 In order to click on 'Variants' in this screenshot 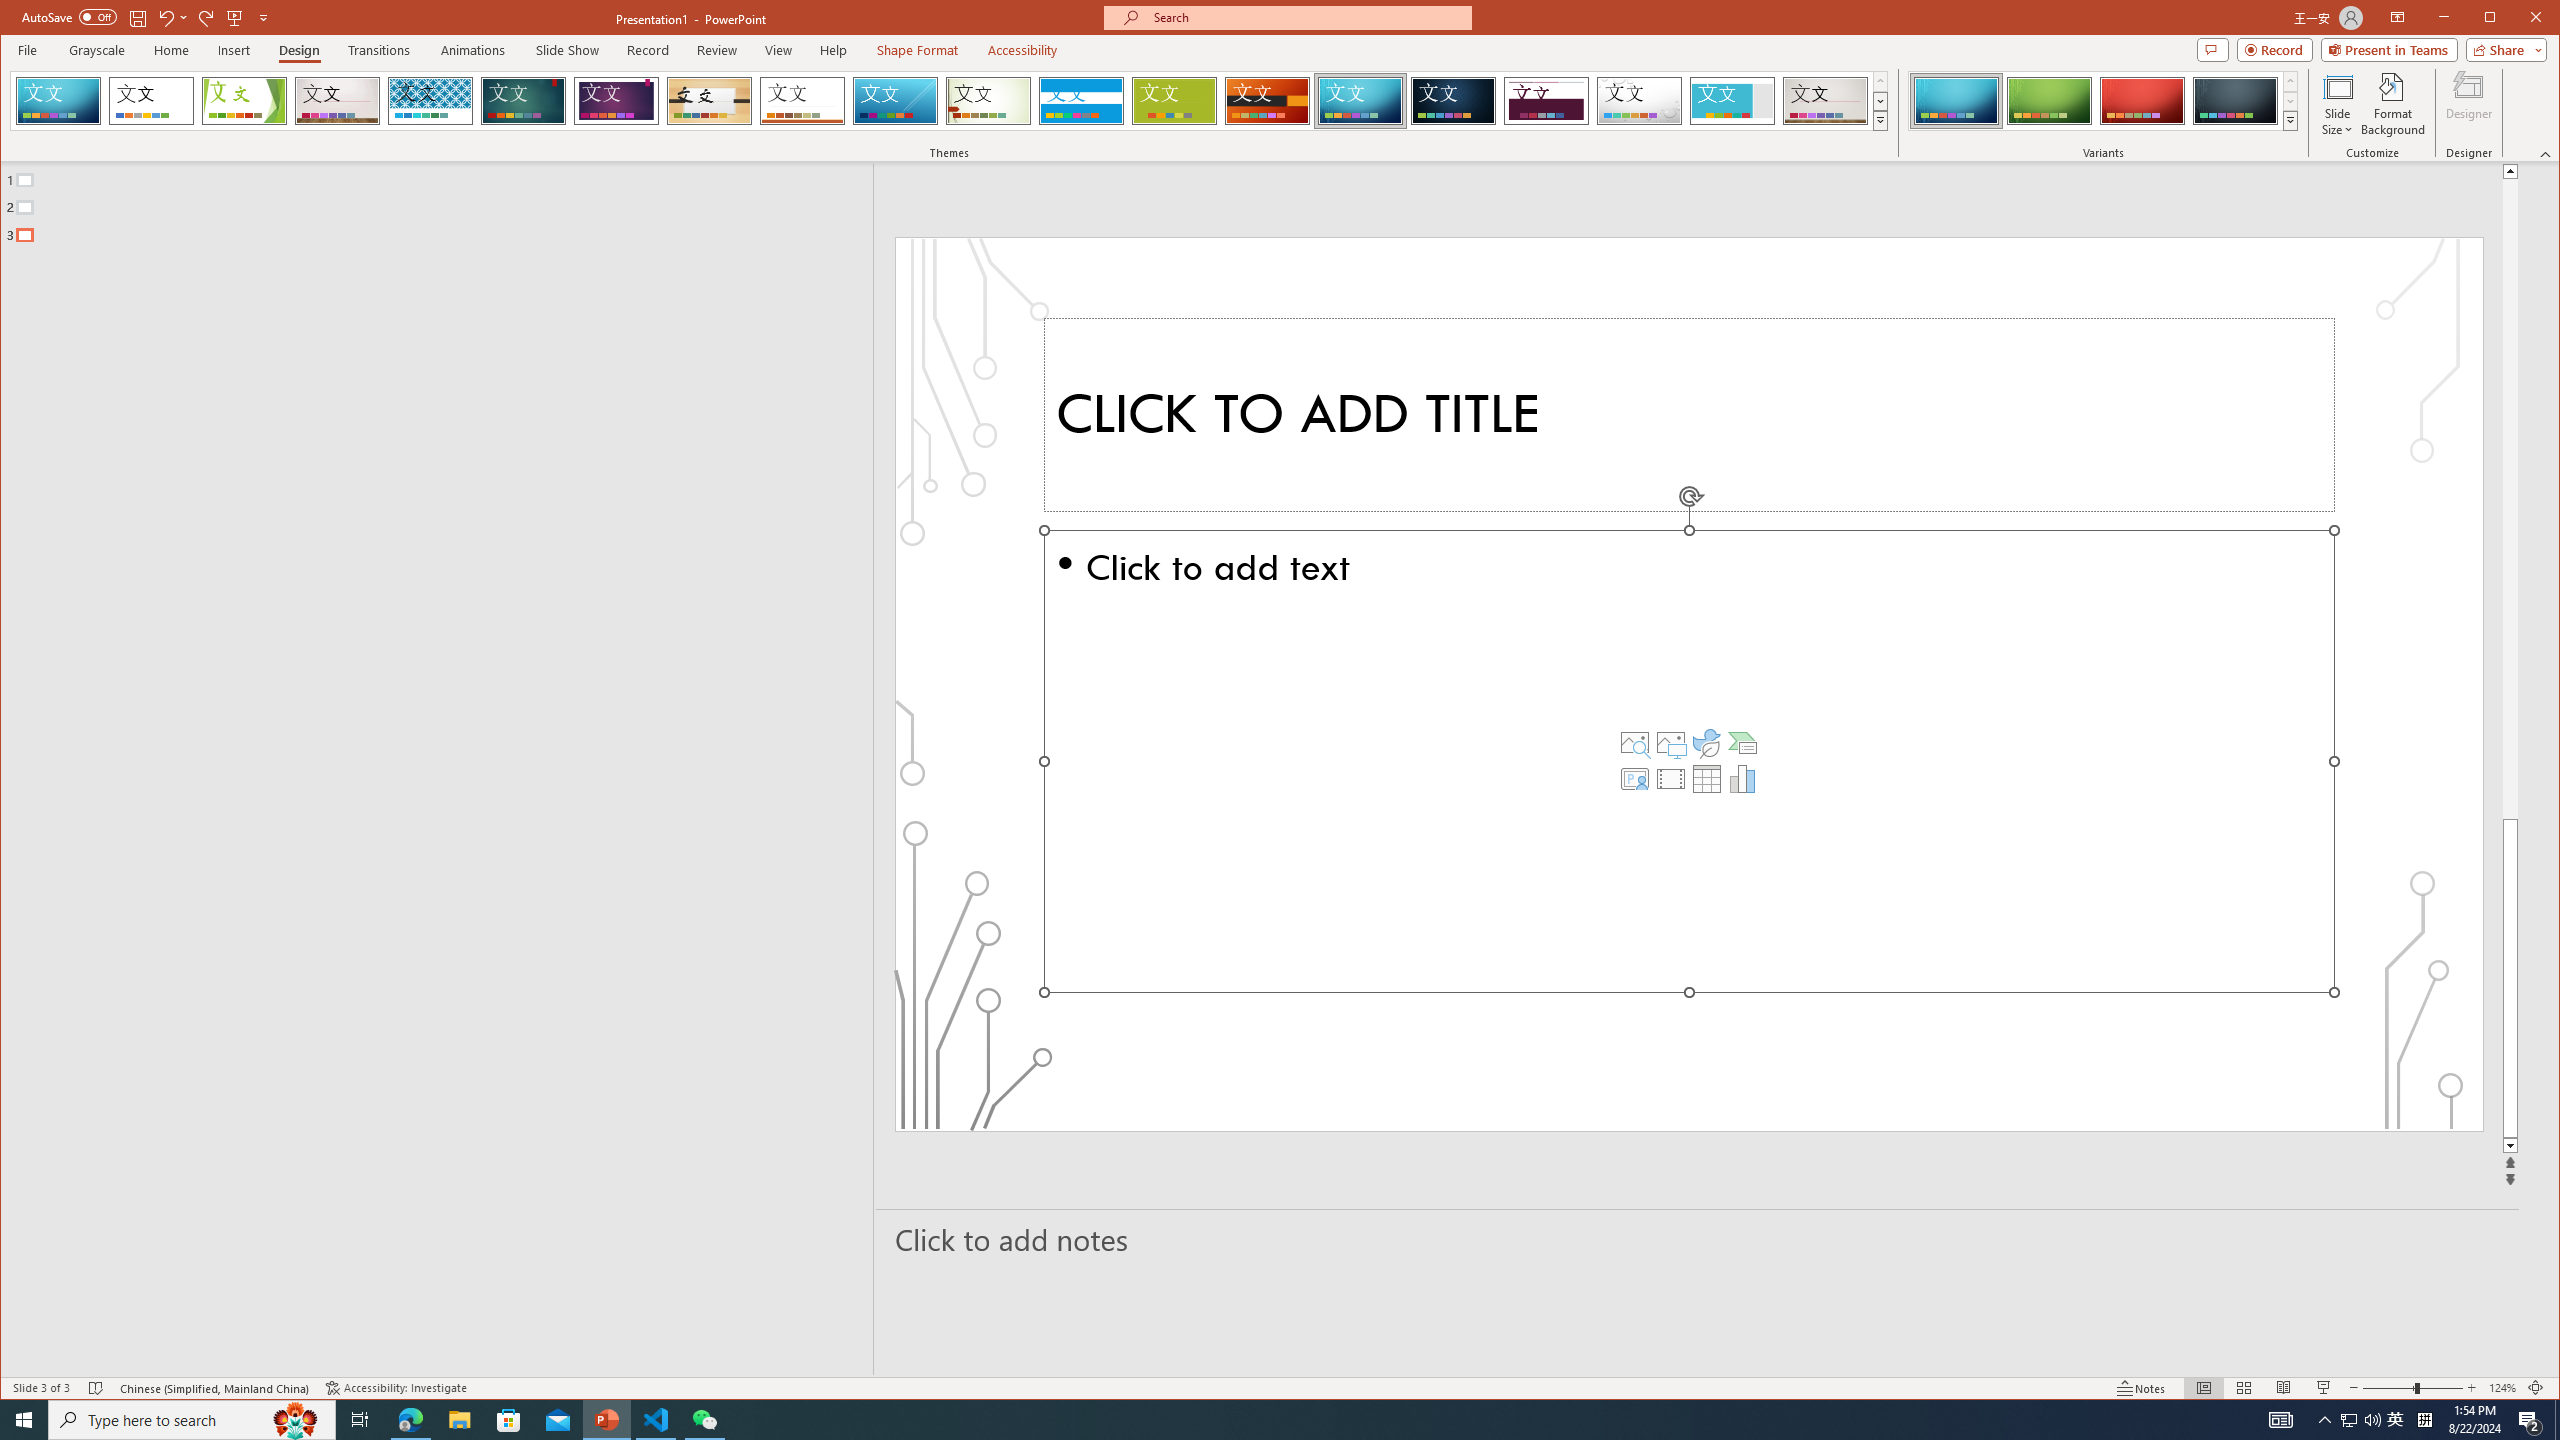, I will do `click(2290, 119)`.